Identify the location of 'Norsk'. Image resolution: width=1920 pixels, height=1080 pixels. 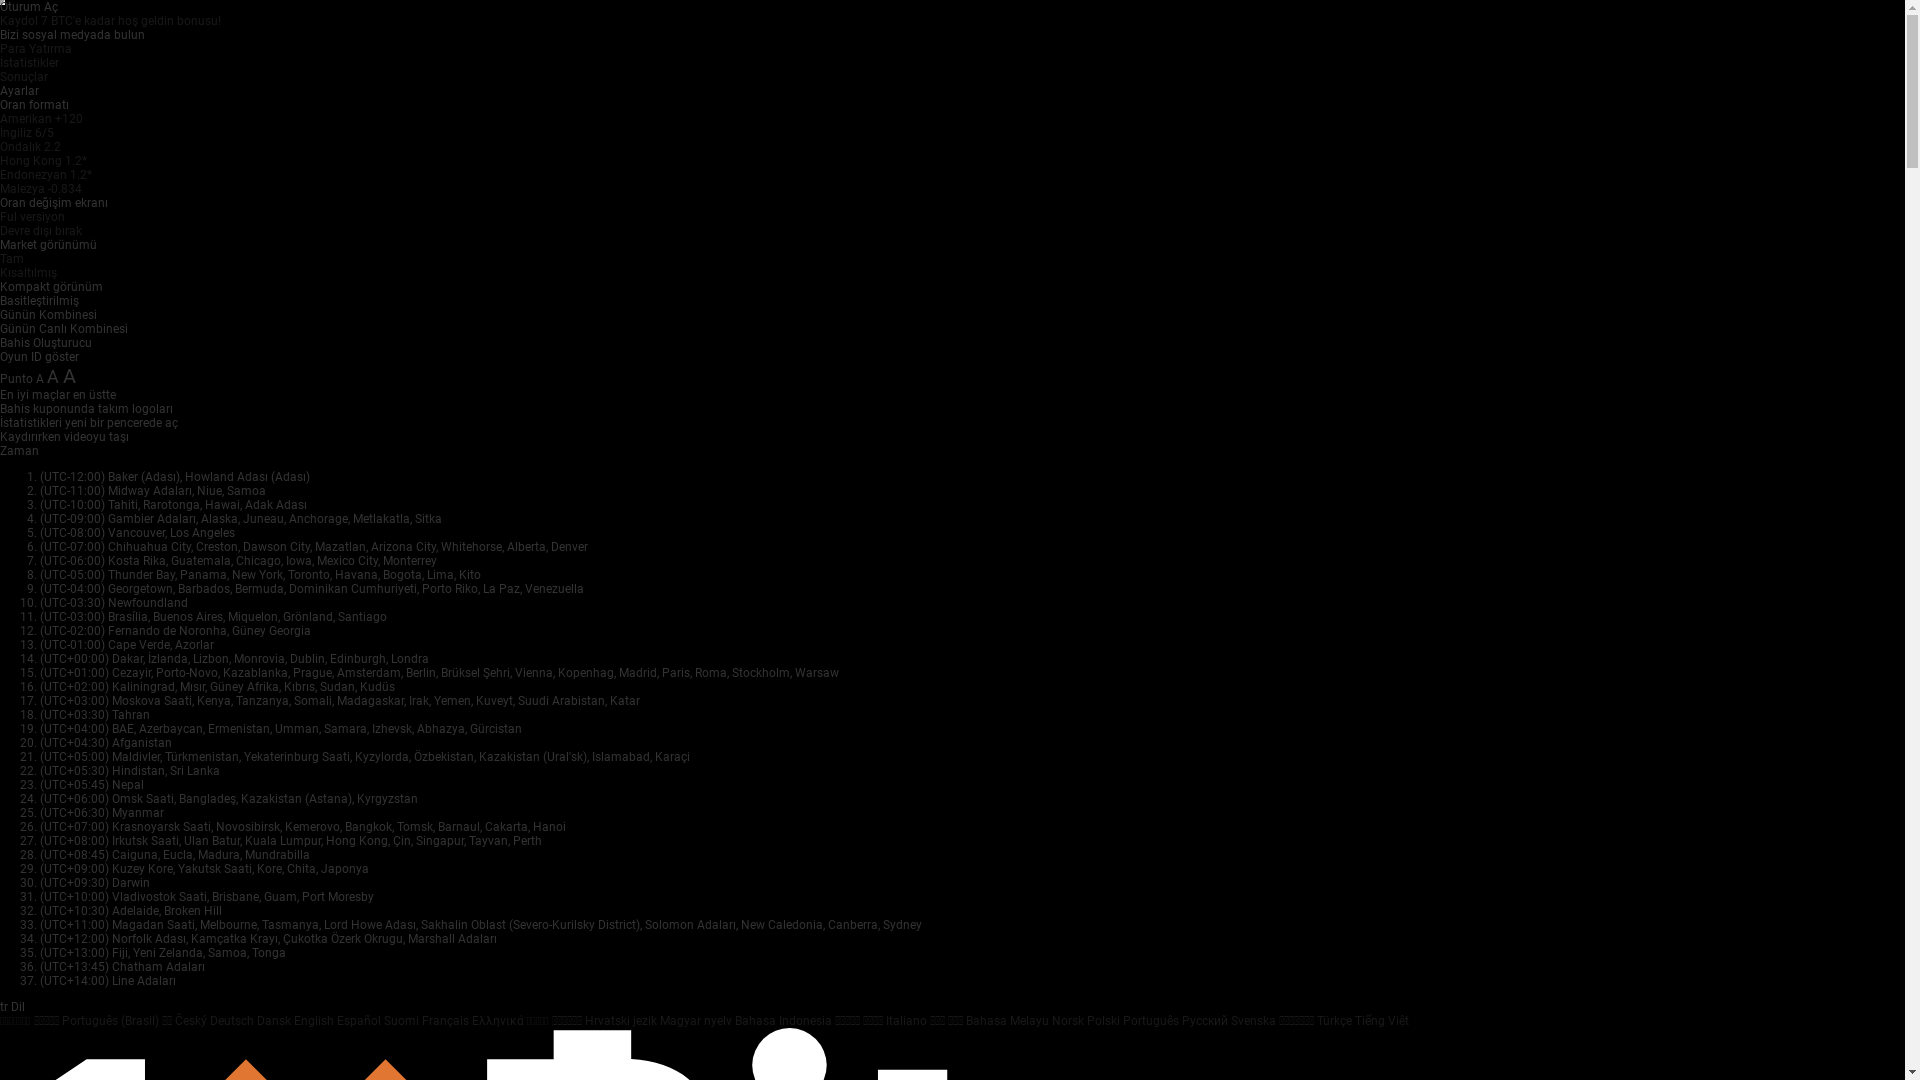
(1050, 1021).